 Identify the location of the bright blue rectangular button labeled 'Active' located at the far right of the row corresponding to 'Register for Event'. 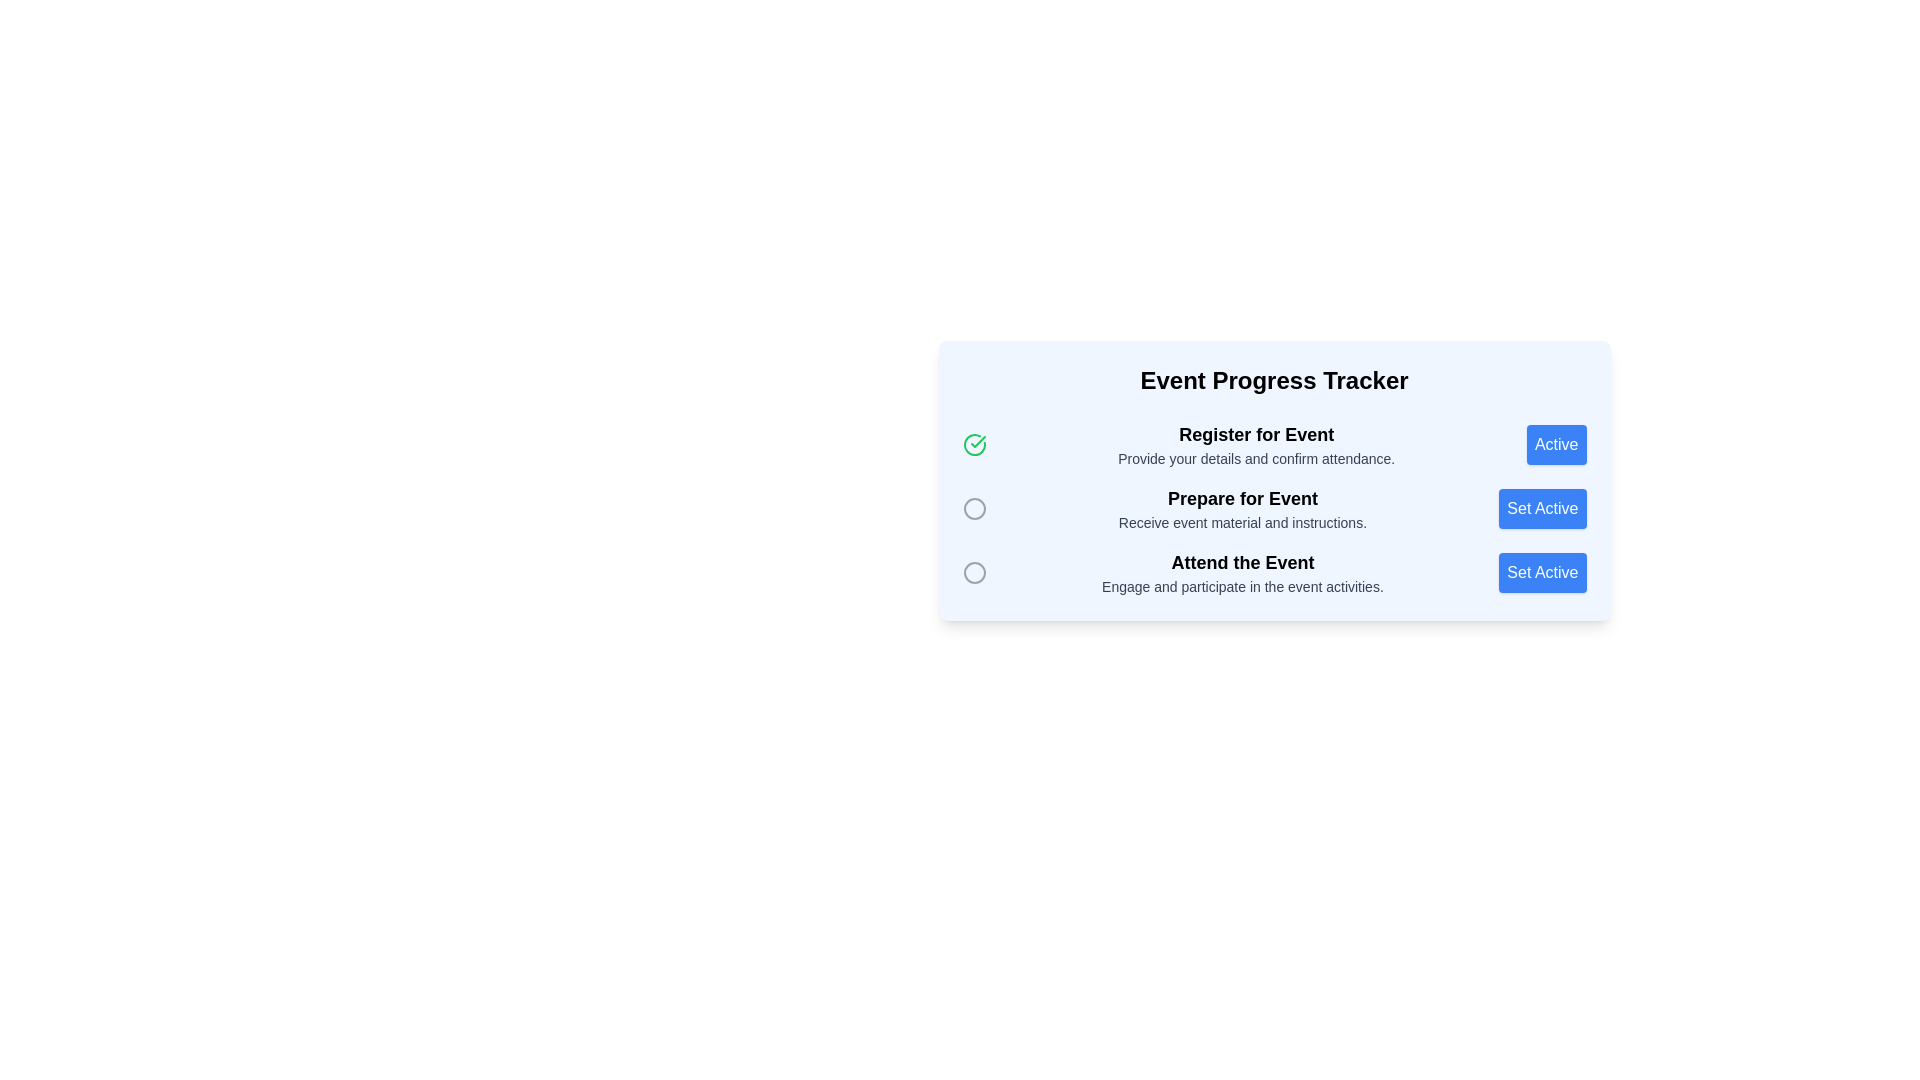
(1555, 443).